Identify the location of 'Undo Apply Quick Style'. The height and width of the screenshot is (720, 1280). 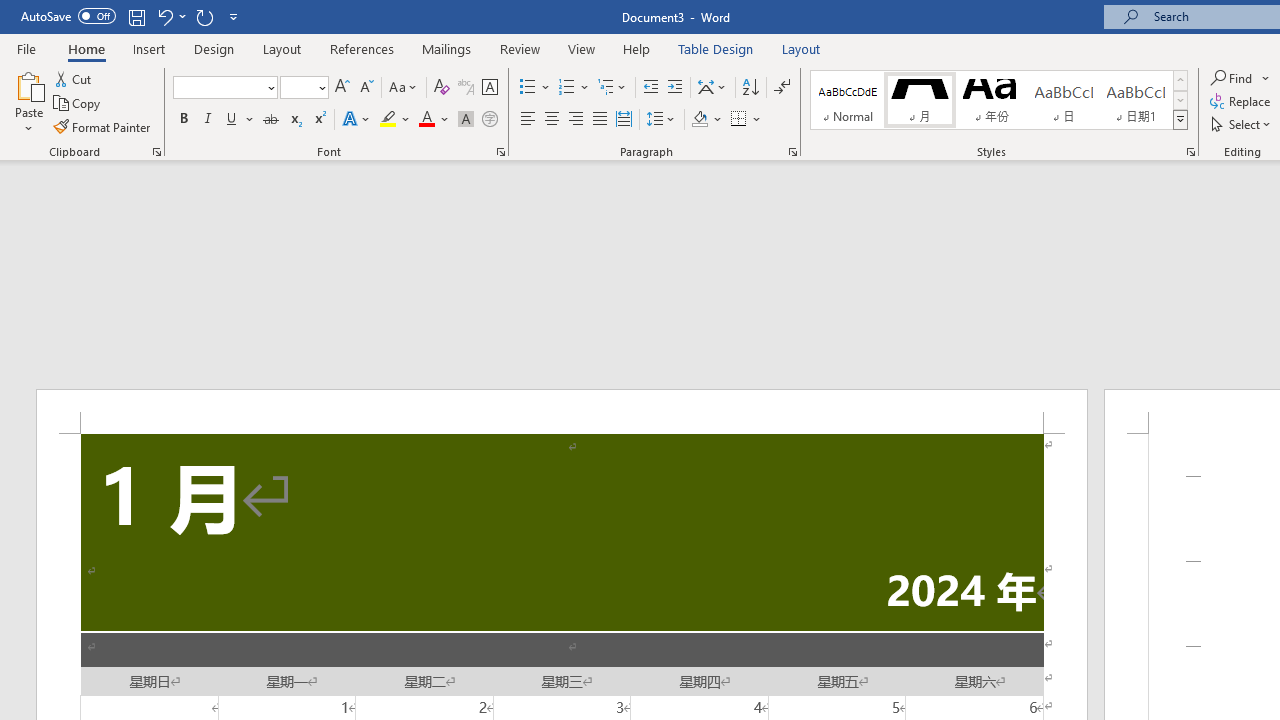
(170, 16).